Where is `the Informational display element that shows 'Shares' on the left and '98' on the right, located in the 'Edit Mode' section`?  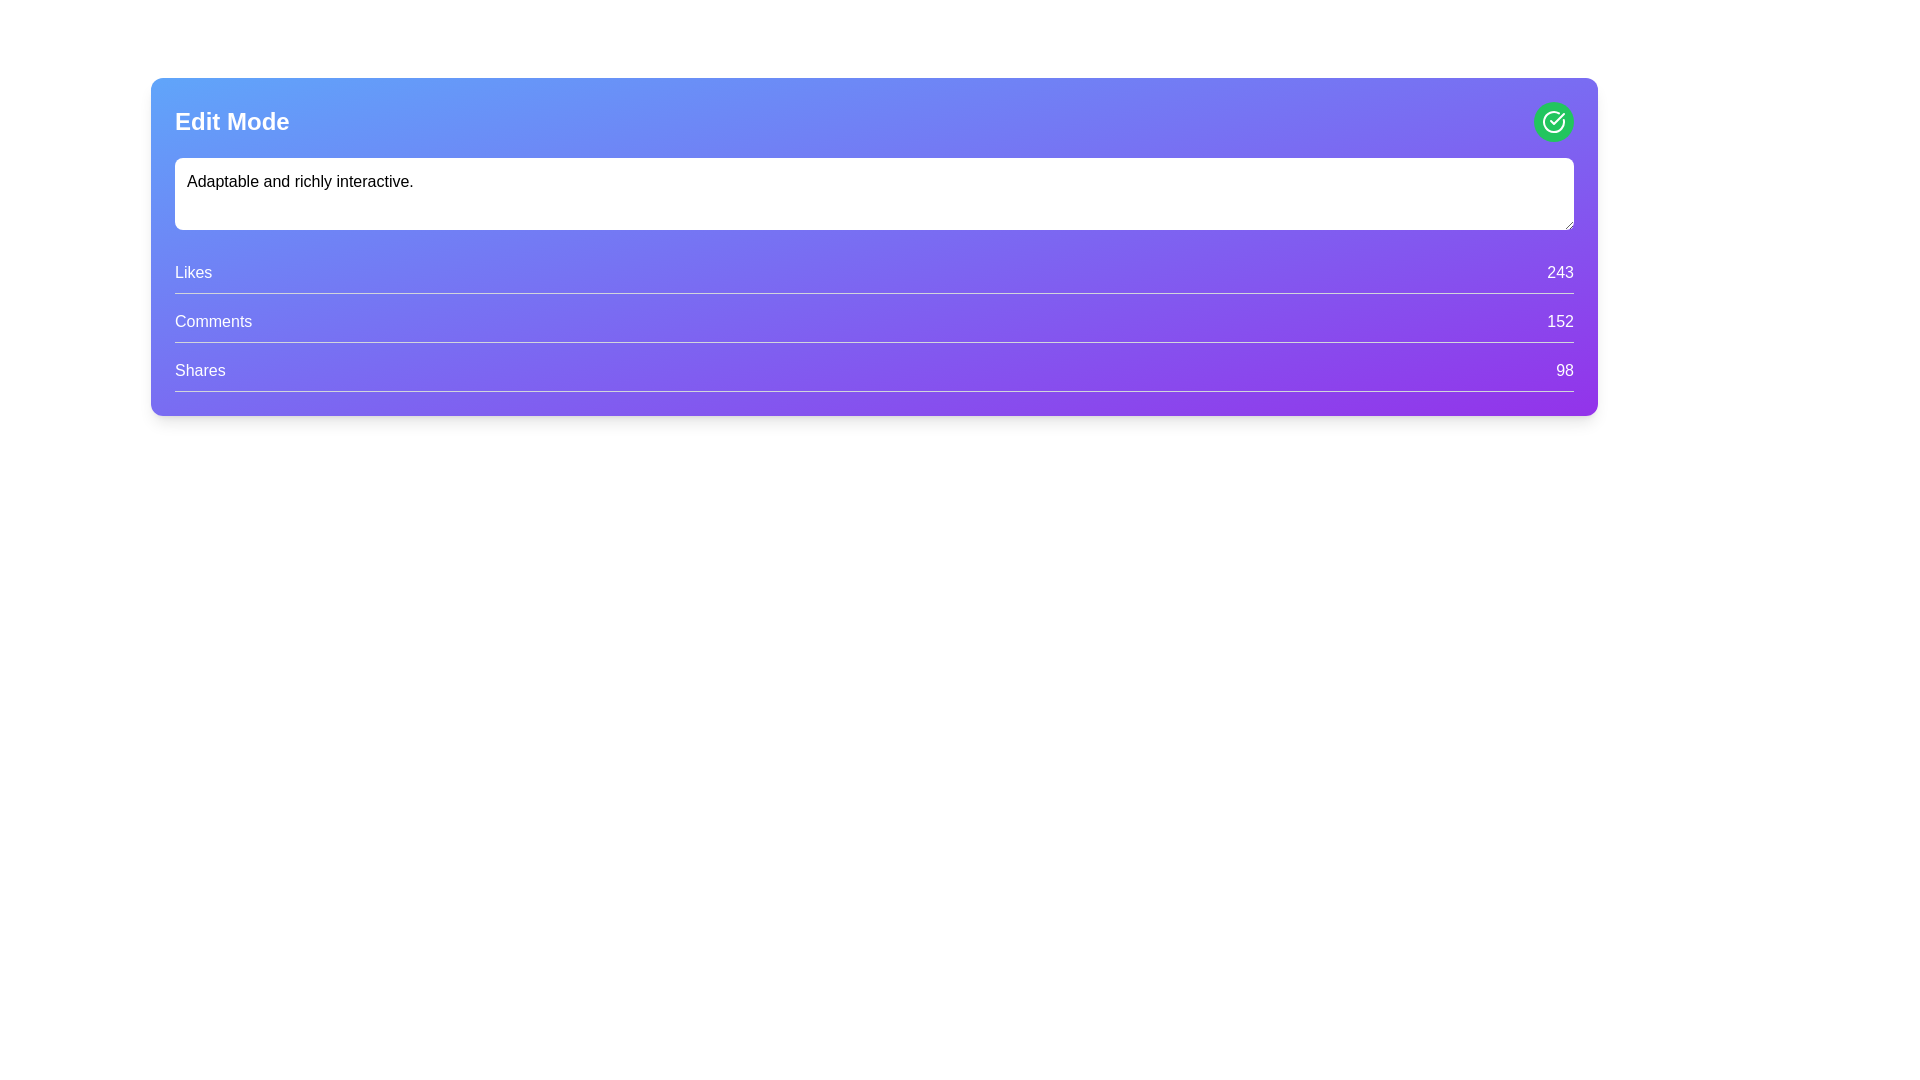
the Informational display element that shows 'Shares' on the left and '98' on the right, located in the 'Edit Mode' section is located at coordinates (874, 375).